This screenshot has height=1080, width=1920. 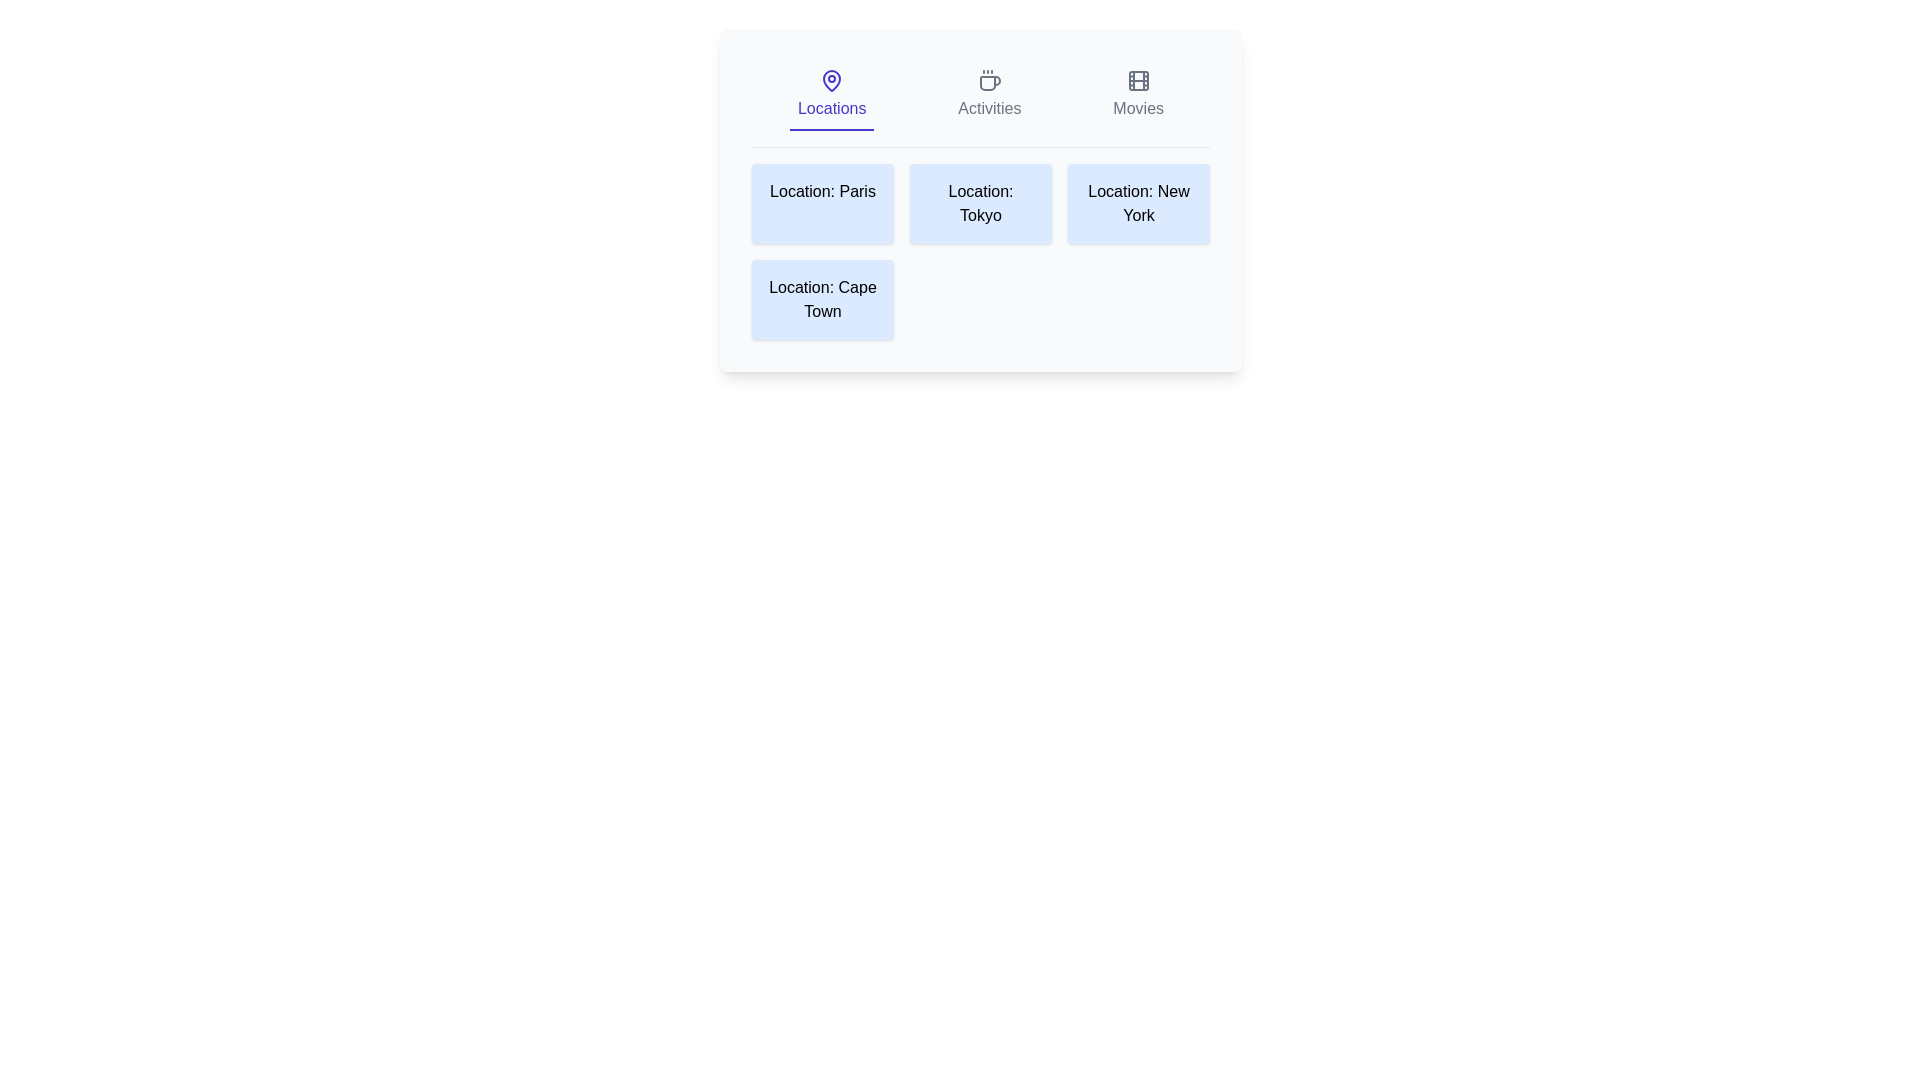 I want to click on the tab or card labeled Location: Cape Town, so click(x=822, y=300).